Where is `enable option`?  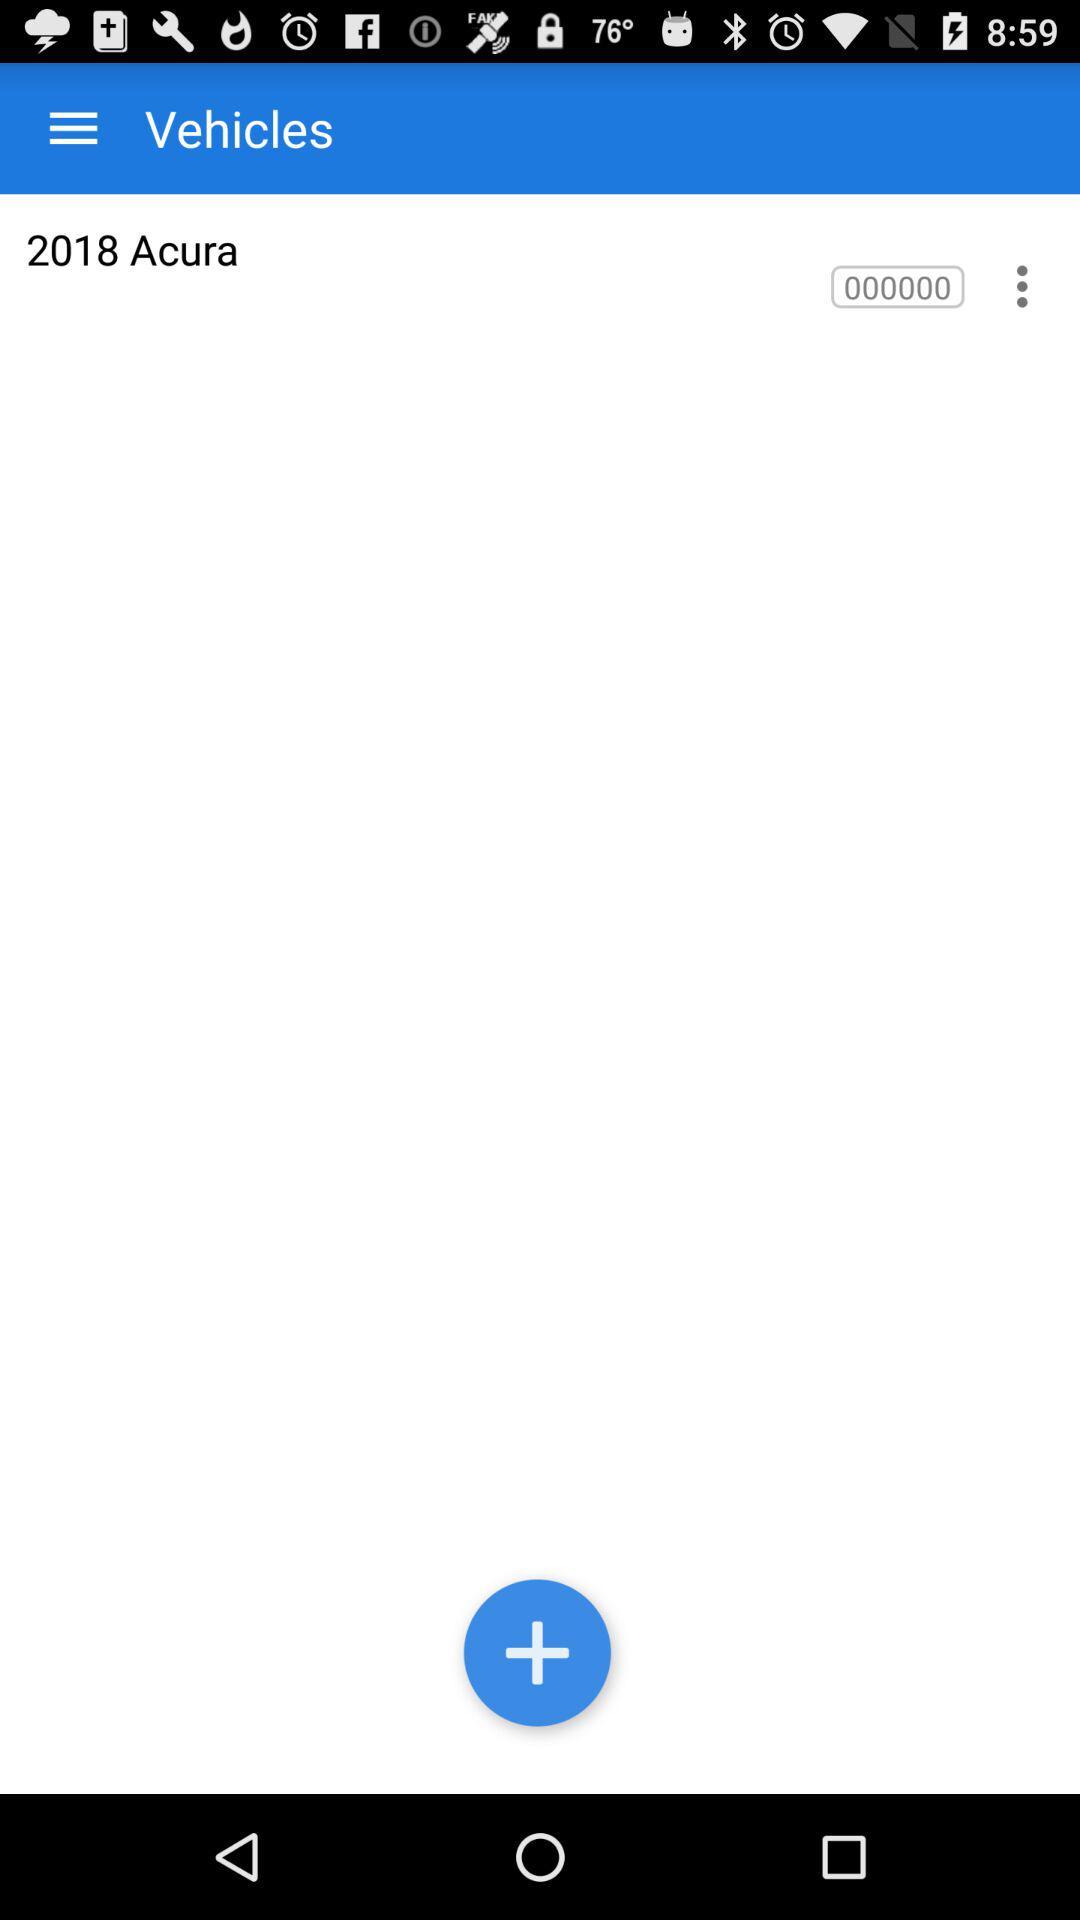 enable option is located at coordinates (1022, 285).